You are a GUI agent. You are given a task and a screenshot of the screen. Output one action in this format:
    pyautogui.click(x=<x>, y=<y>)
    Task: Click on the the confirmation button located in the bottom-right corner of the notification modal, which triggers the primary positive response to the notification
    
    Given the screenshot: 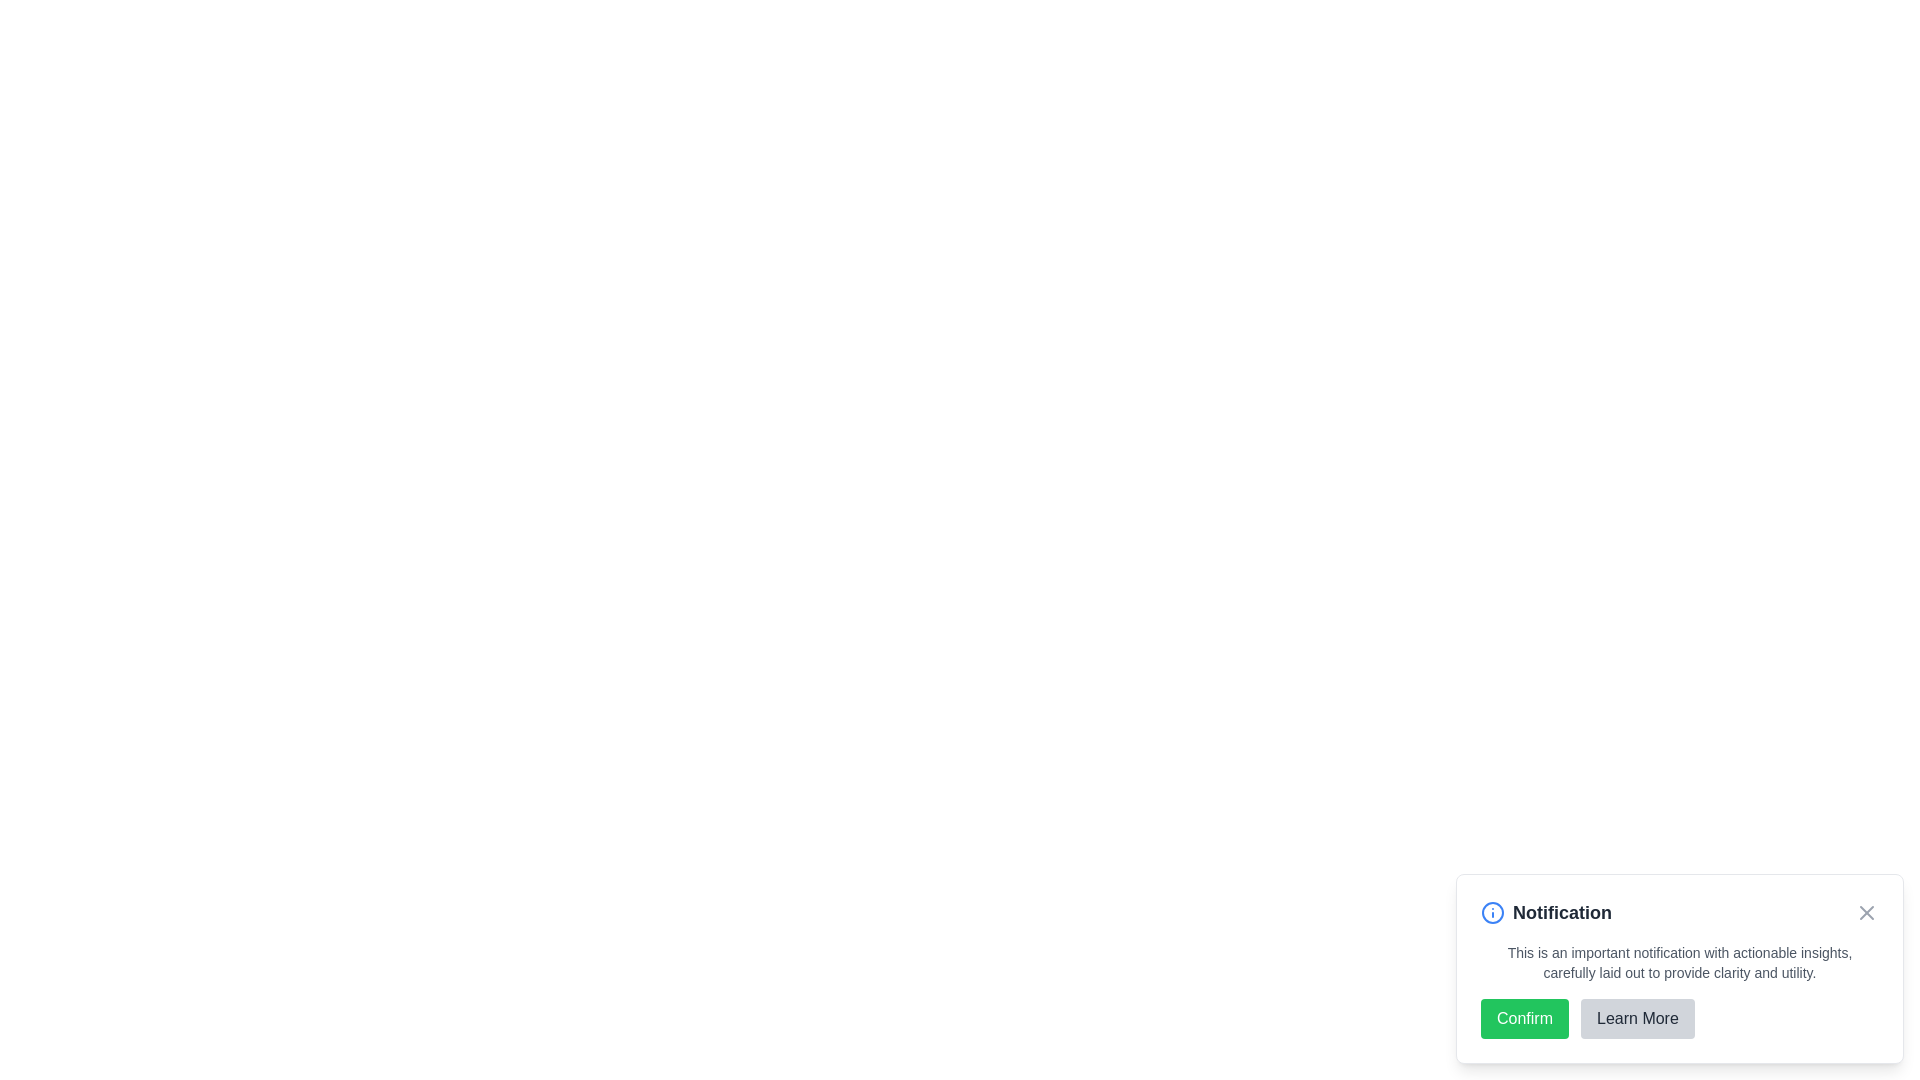 What is the action you would take?
    pyautogui.click(x=1524, y=1018)
    